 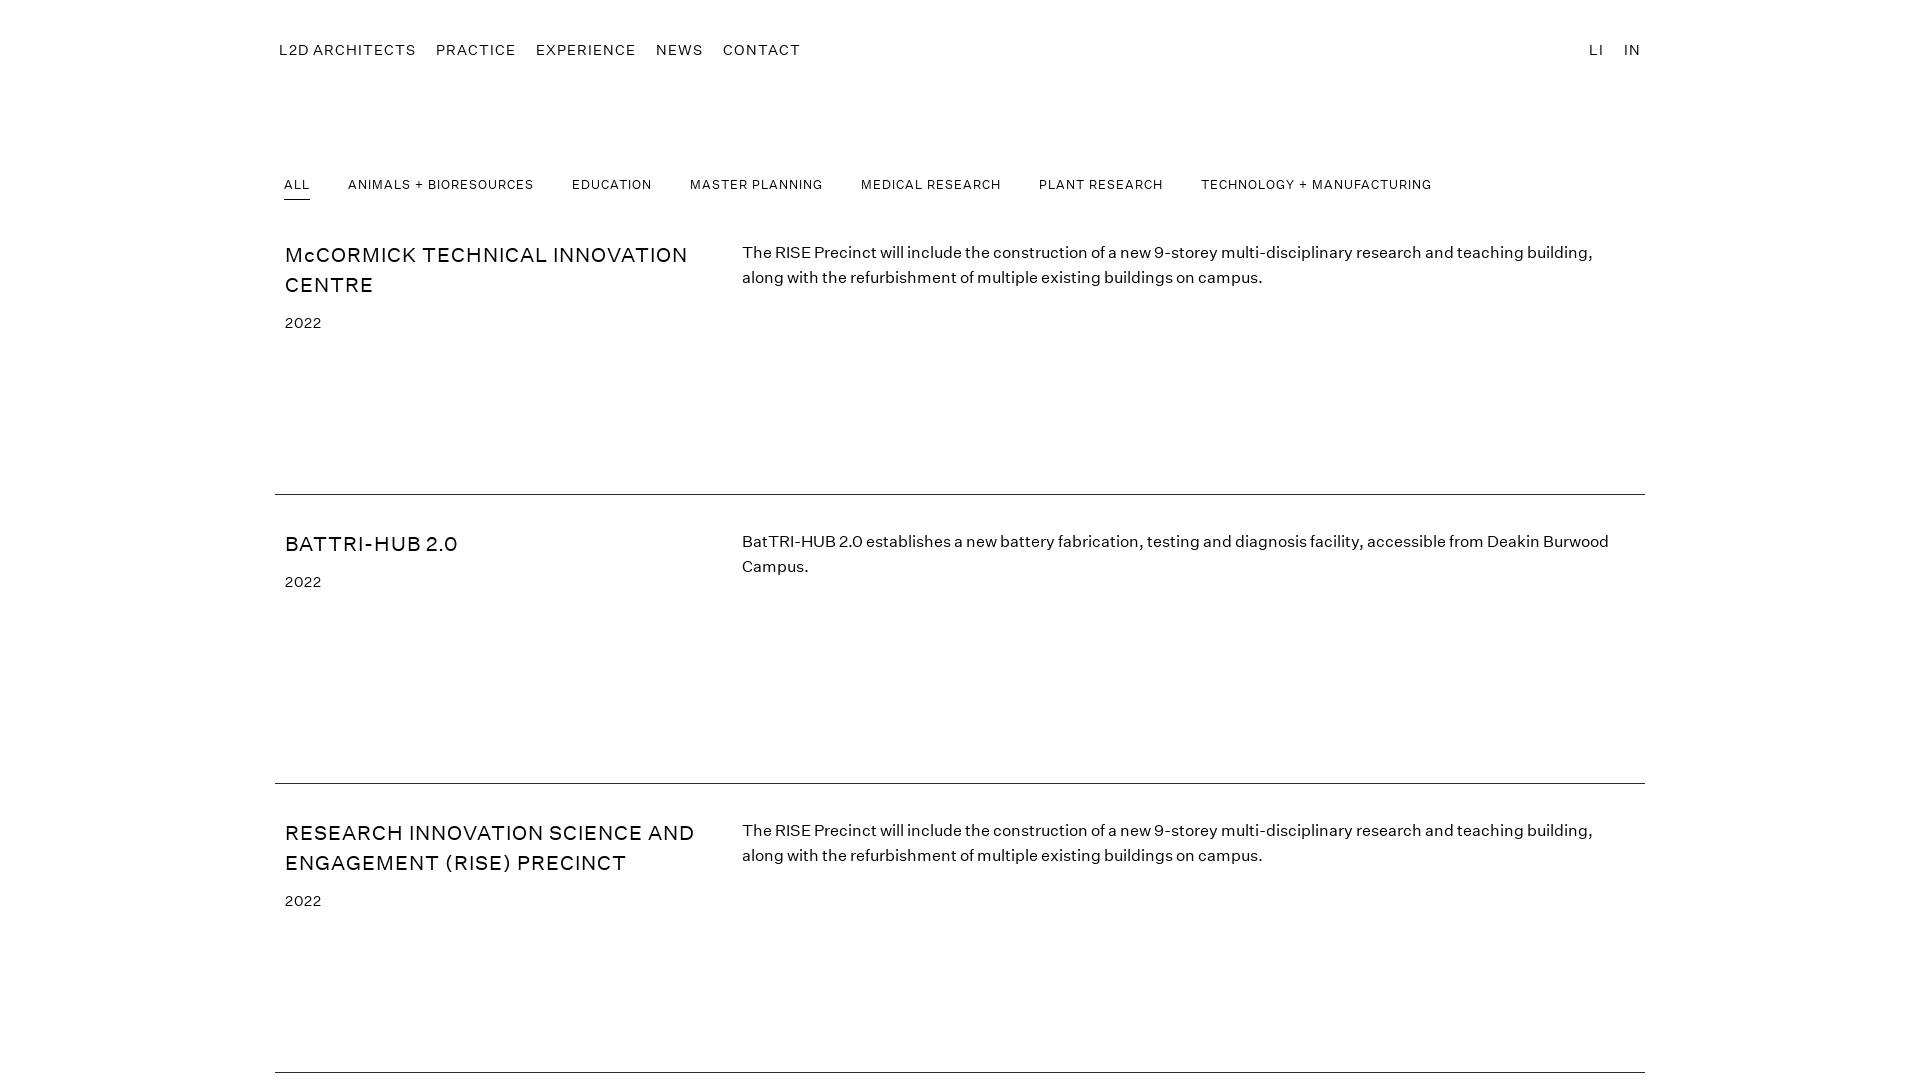 What do you see at coordinates (1595, 49) in the screenshot?
I see `'LI'` at bounding box center [1595, 49].